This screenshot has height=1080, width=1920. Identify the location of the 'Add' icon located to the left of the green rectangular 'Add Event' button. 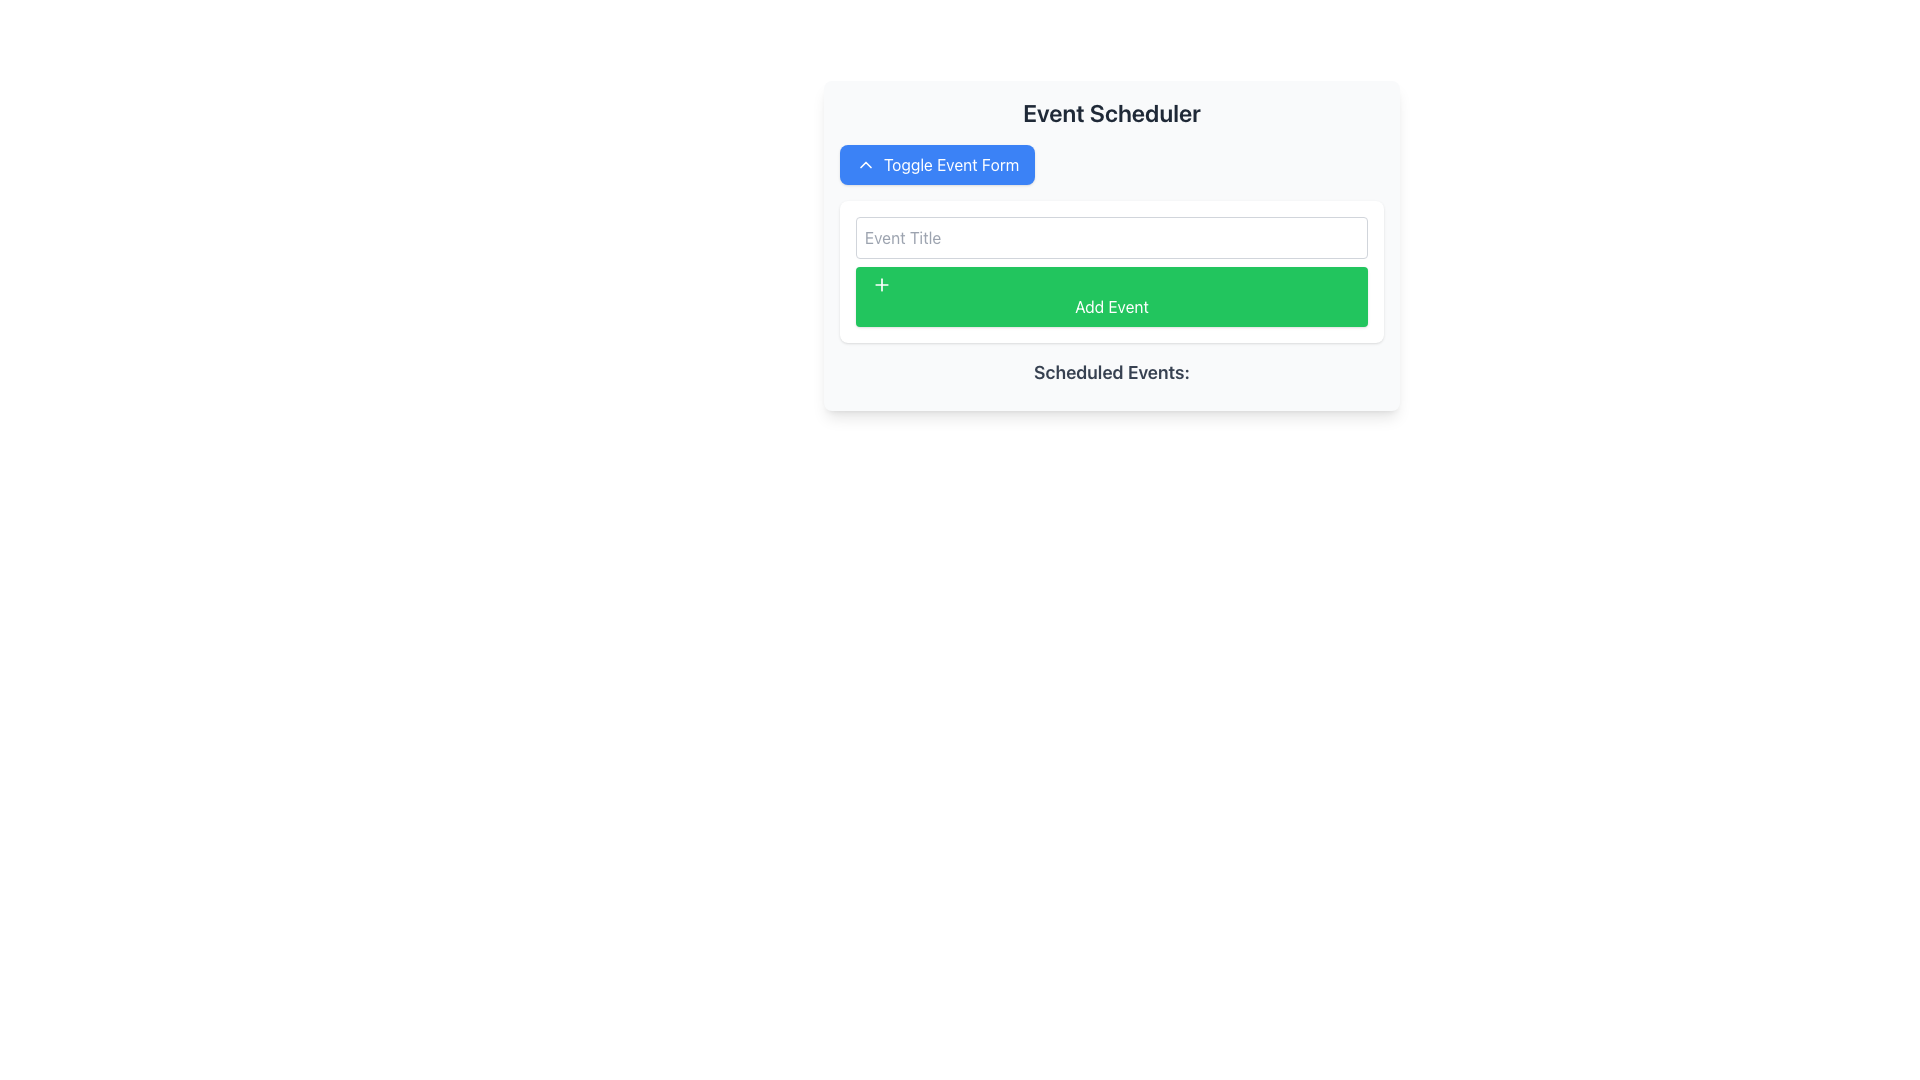
(881, 285).